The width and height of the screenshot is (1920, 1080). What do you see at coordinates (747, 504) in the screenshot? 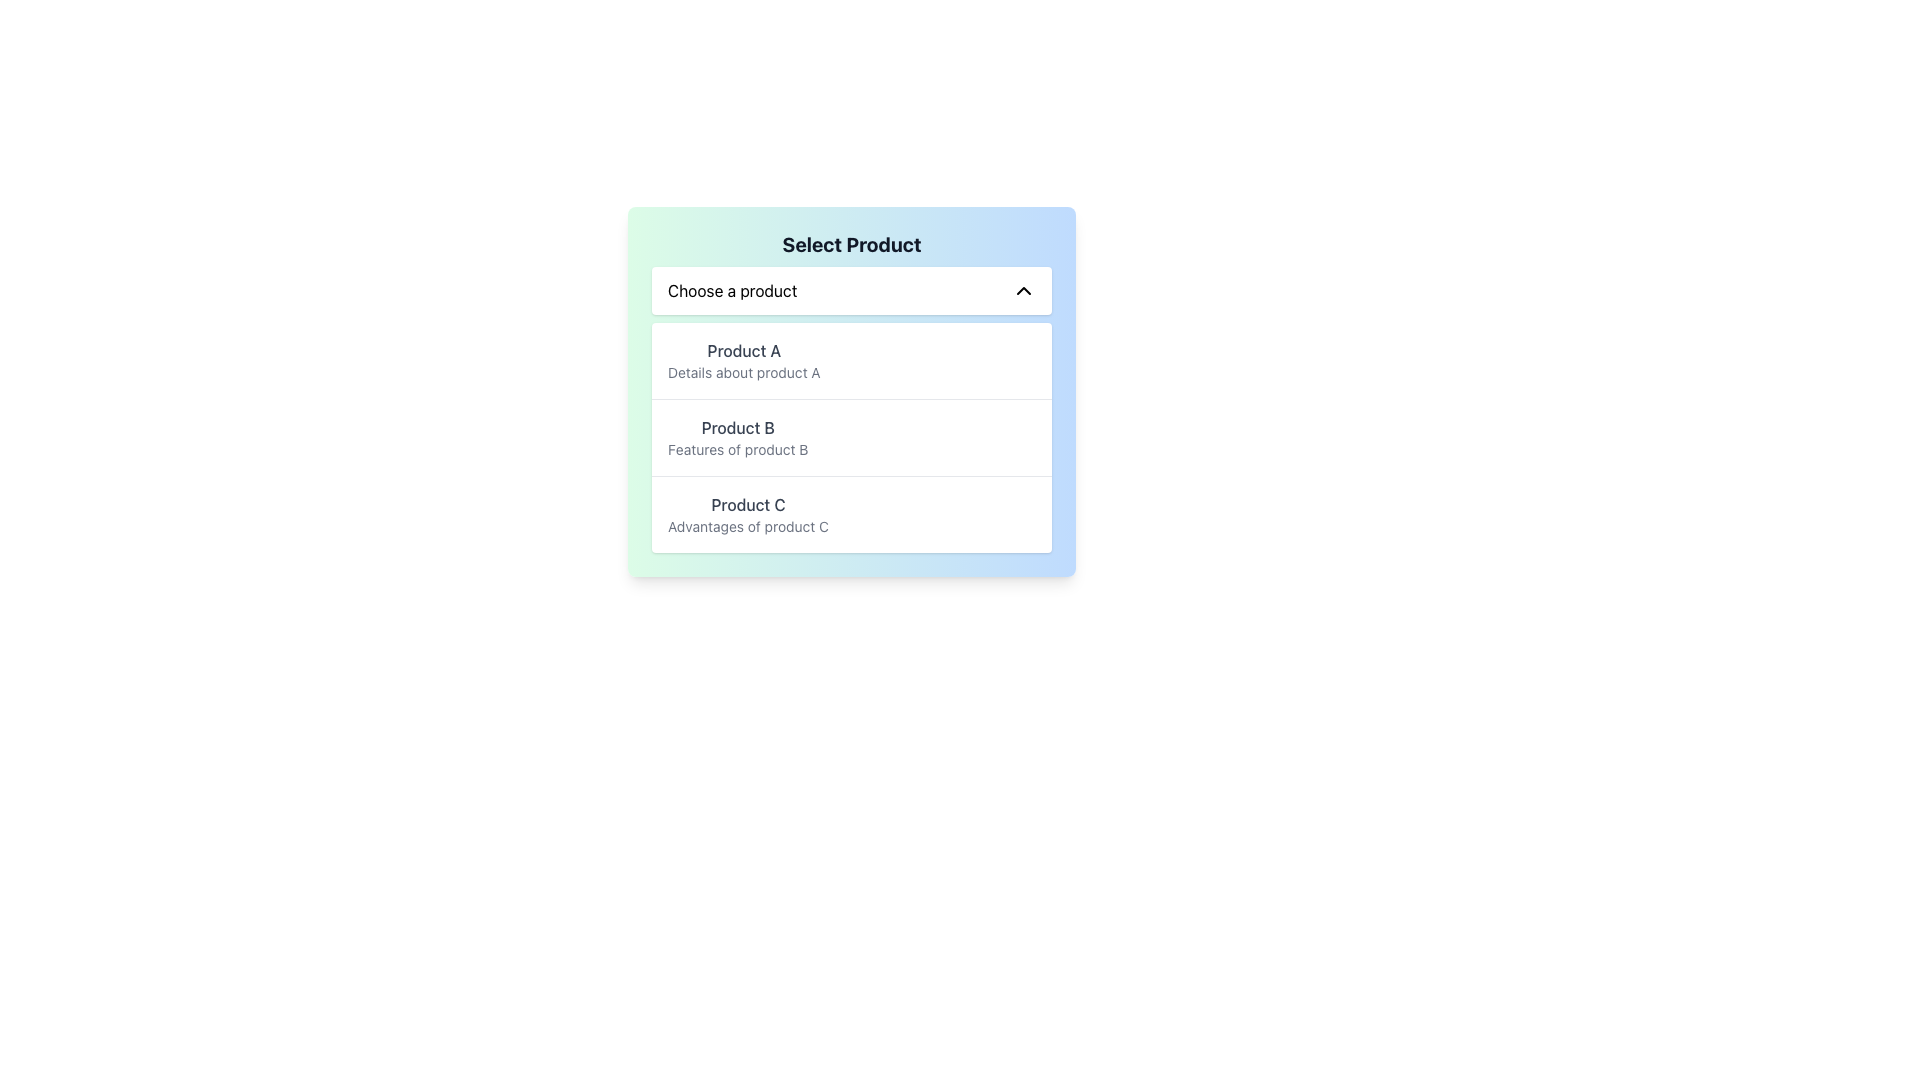
I see `the 'Product C' label in the dropdown menu` at bounding box center [747, 504].